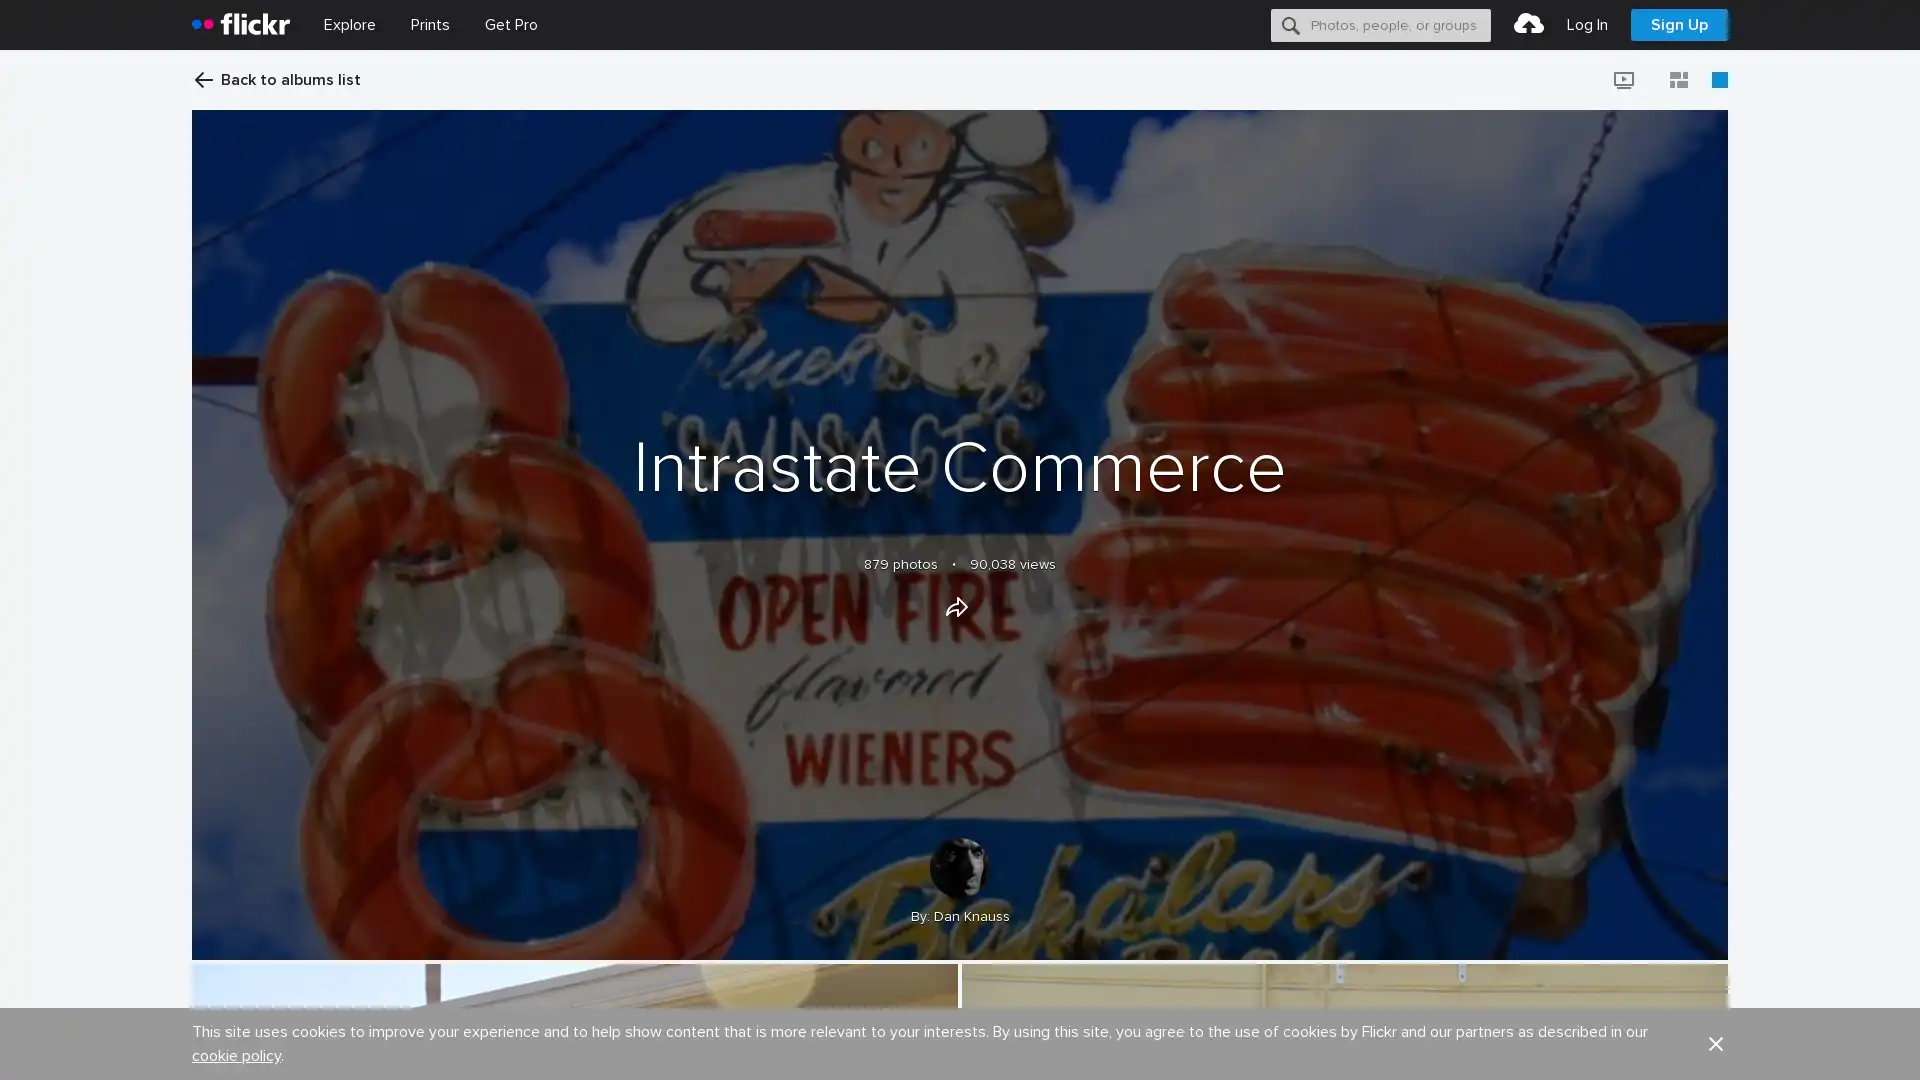 The height and width of the screenshot is (1080, 1920). Describe the element at coordinates (1291, 24) in the screenshot. I see `Search` at that location.